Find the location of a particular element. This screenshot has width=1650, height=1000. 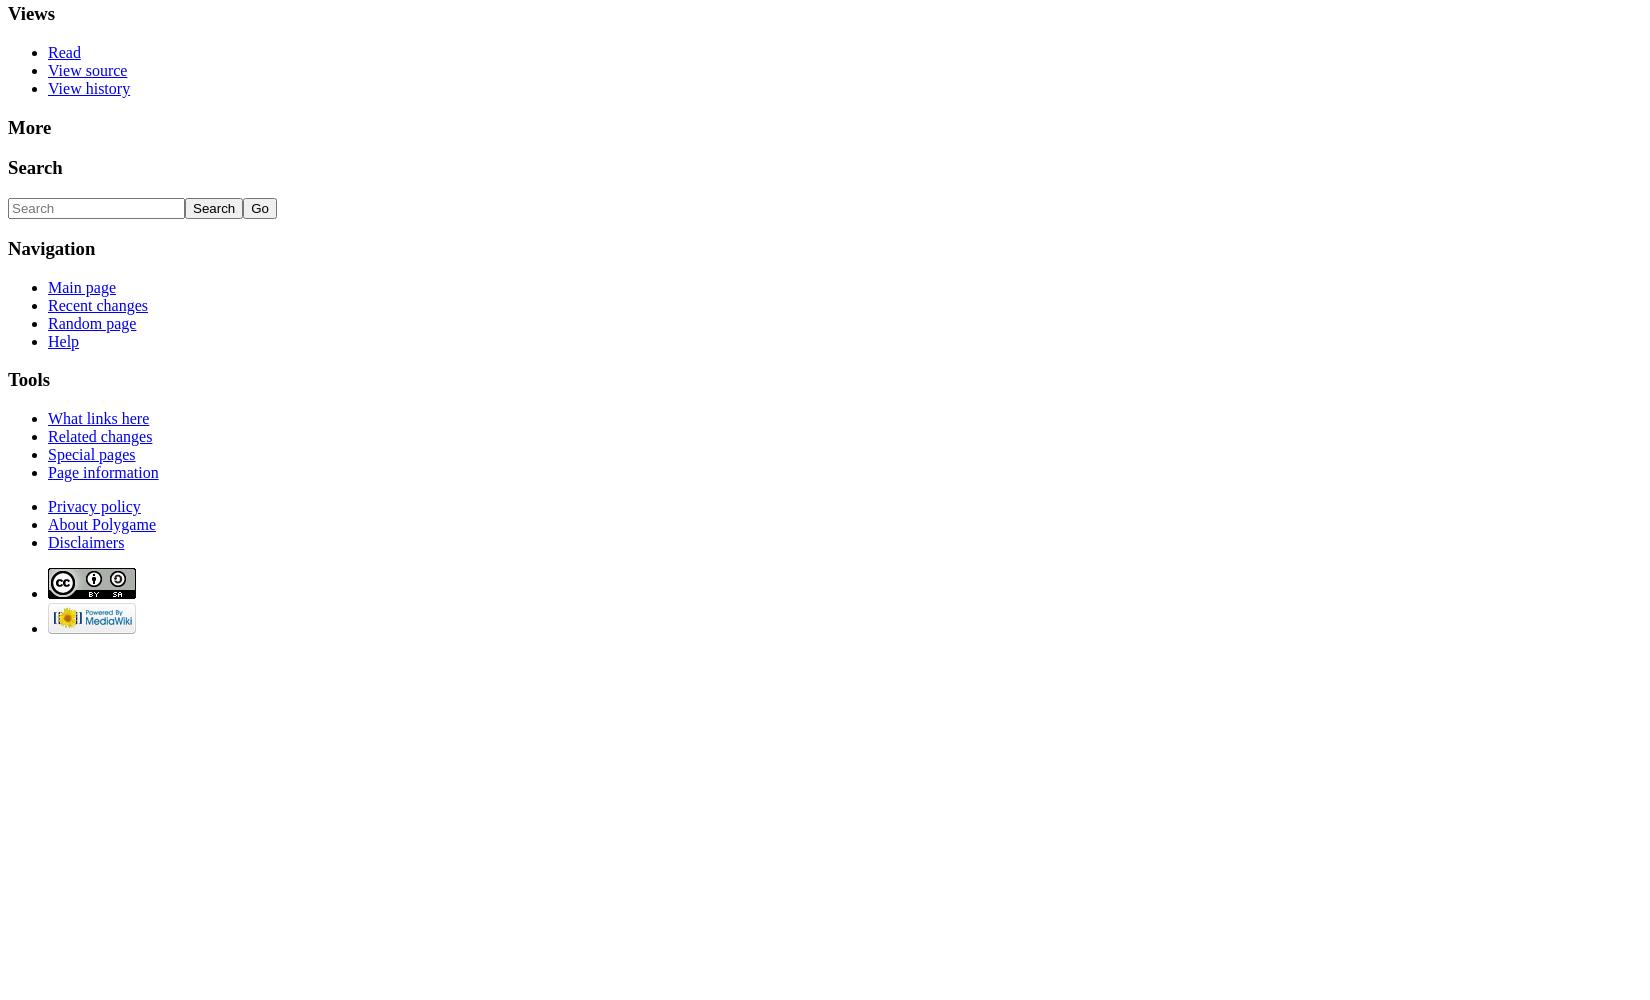

'Special pages' is located at coordinates (91, 453).